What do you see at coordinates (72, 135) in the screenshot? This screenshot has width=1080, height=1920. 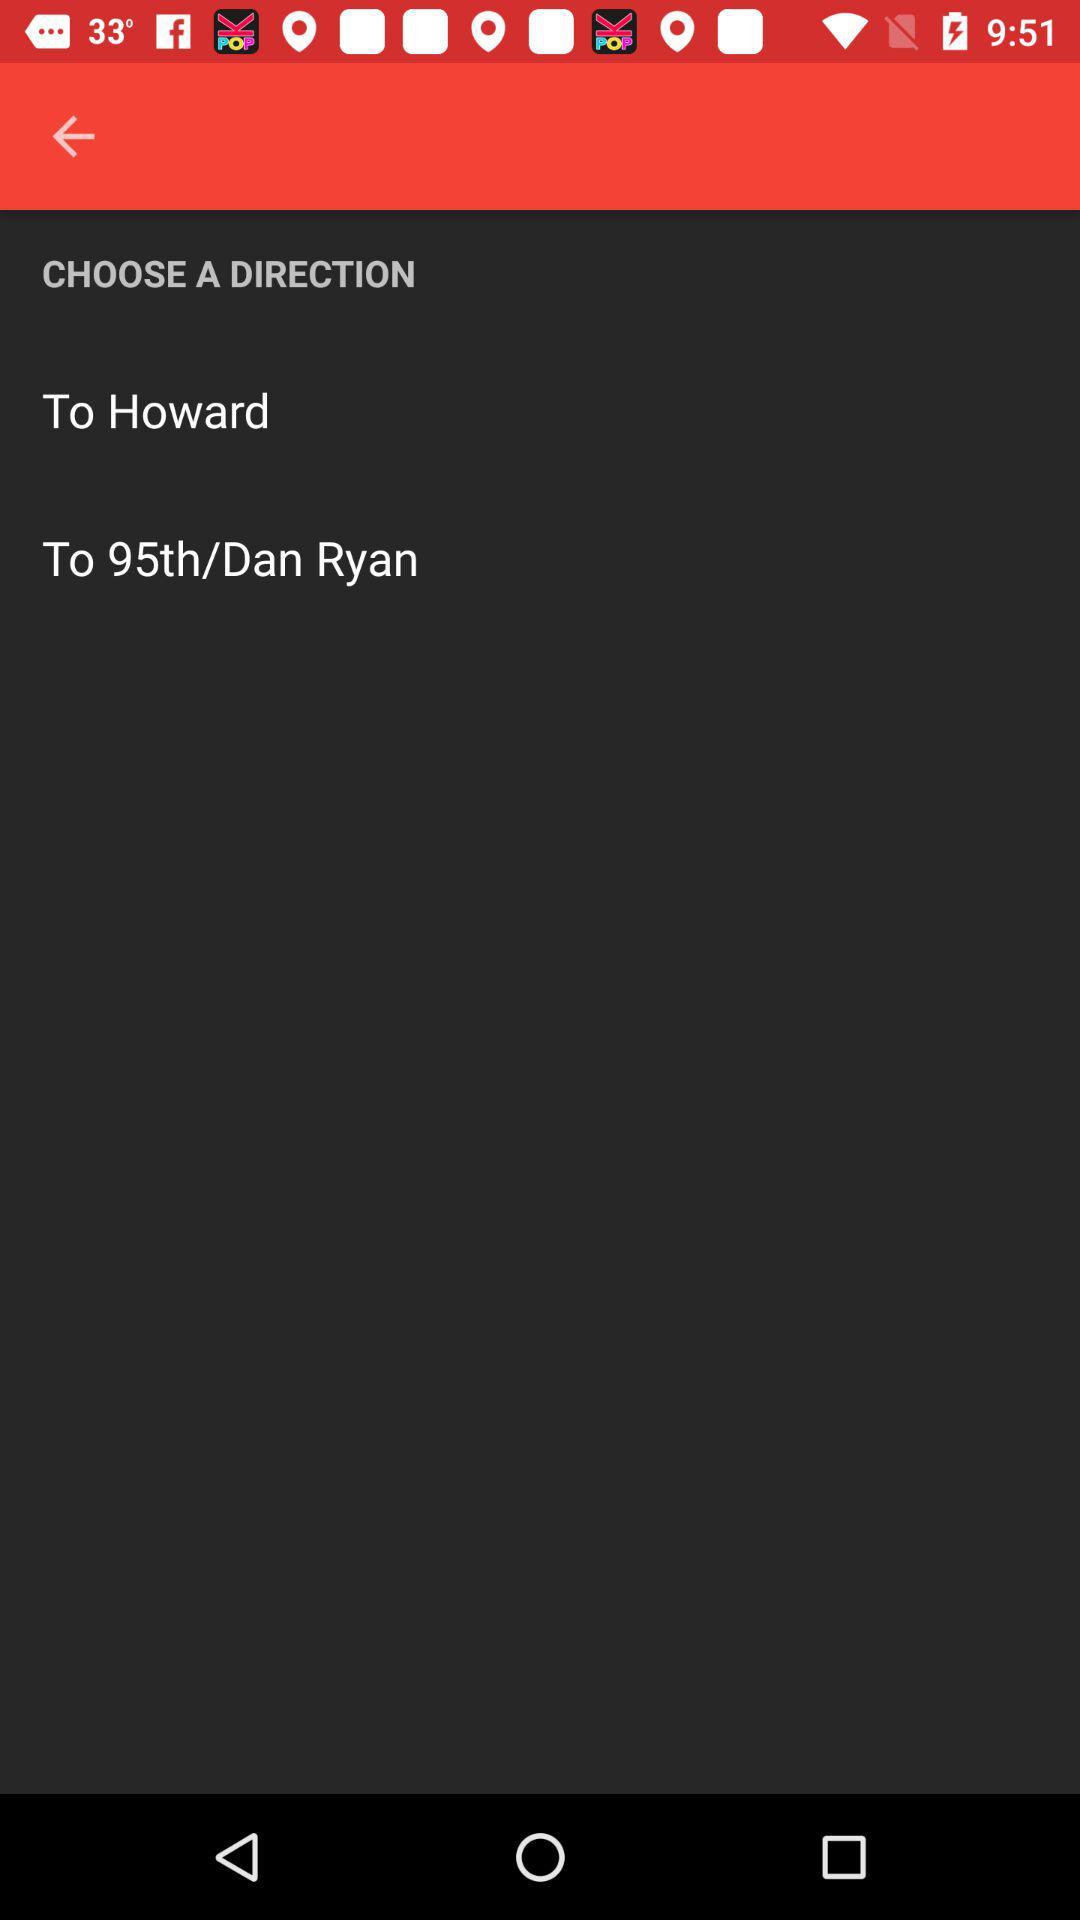 I see `icon above the choose a direction icon` at bounding box center [72, 135].